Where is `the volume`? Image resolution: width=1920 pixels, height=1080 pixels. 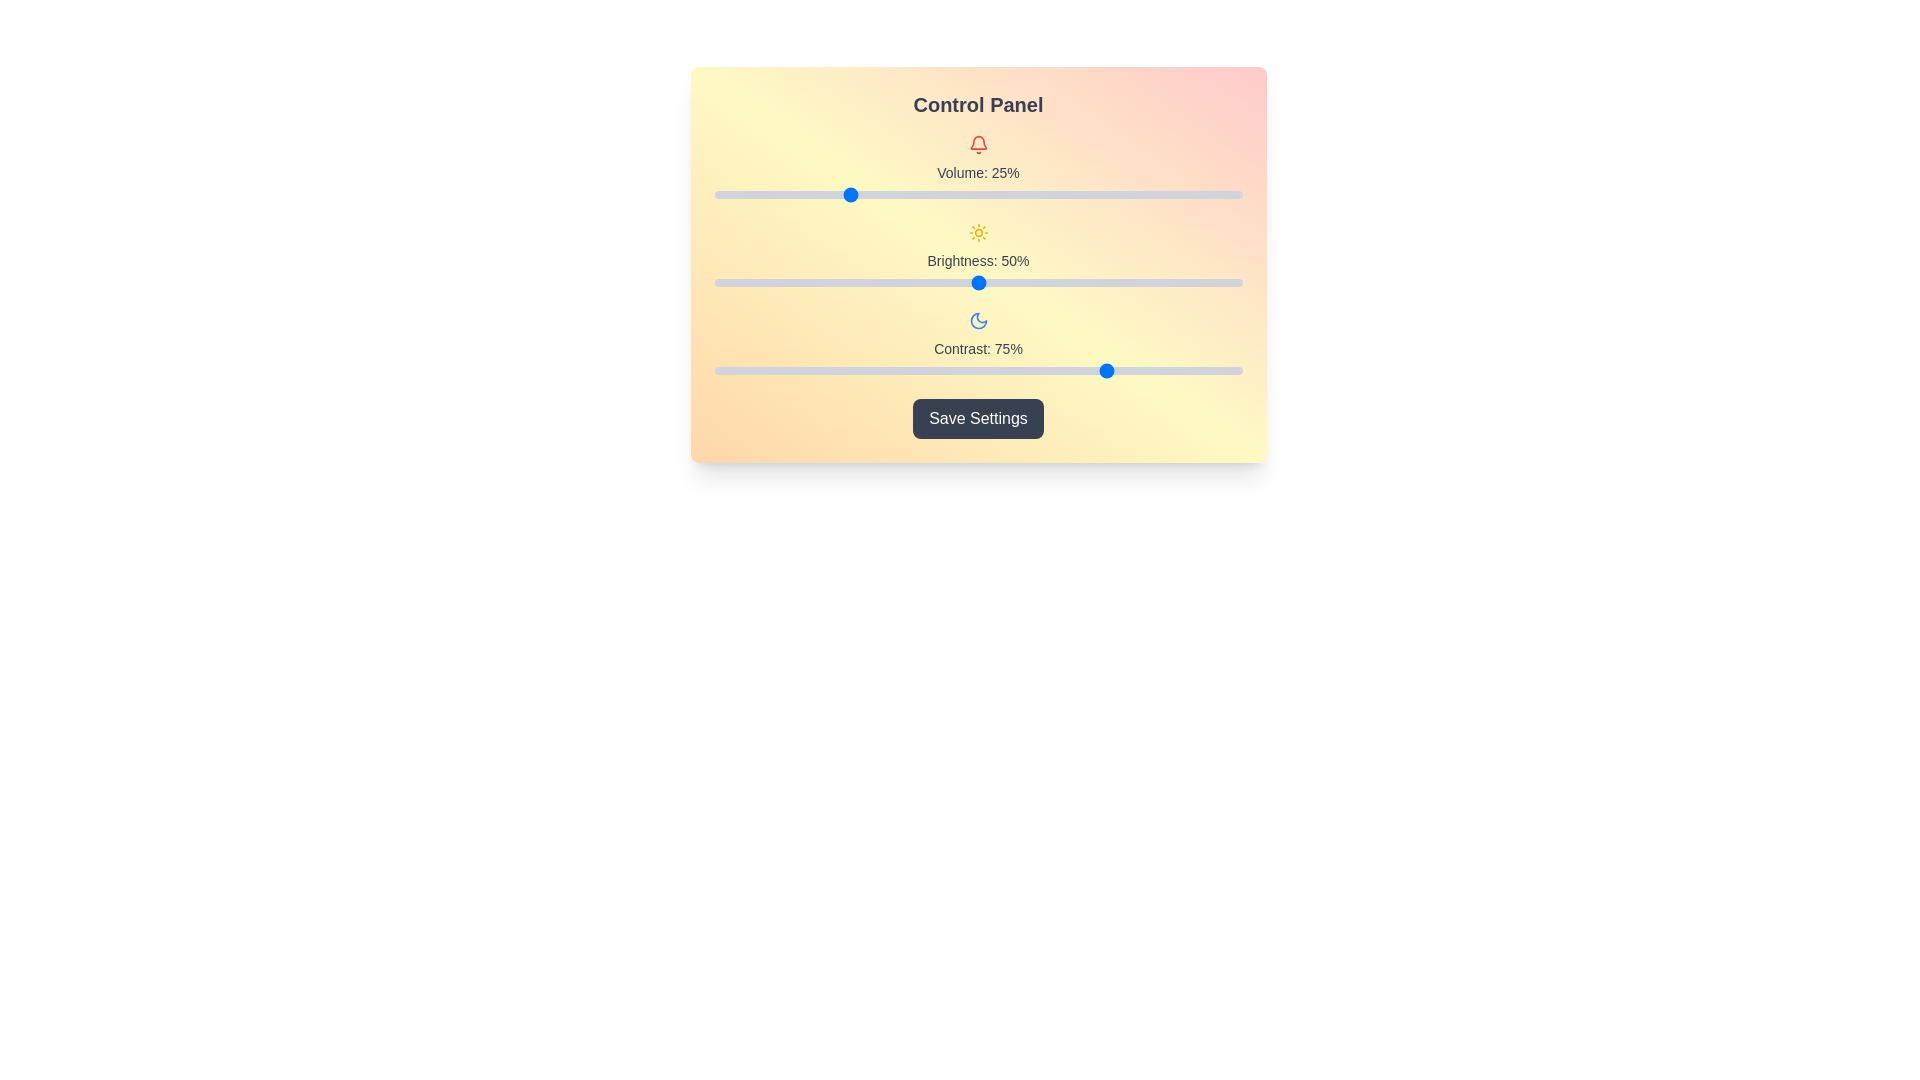
the volume is located at coordinates (841, 195).